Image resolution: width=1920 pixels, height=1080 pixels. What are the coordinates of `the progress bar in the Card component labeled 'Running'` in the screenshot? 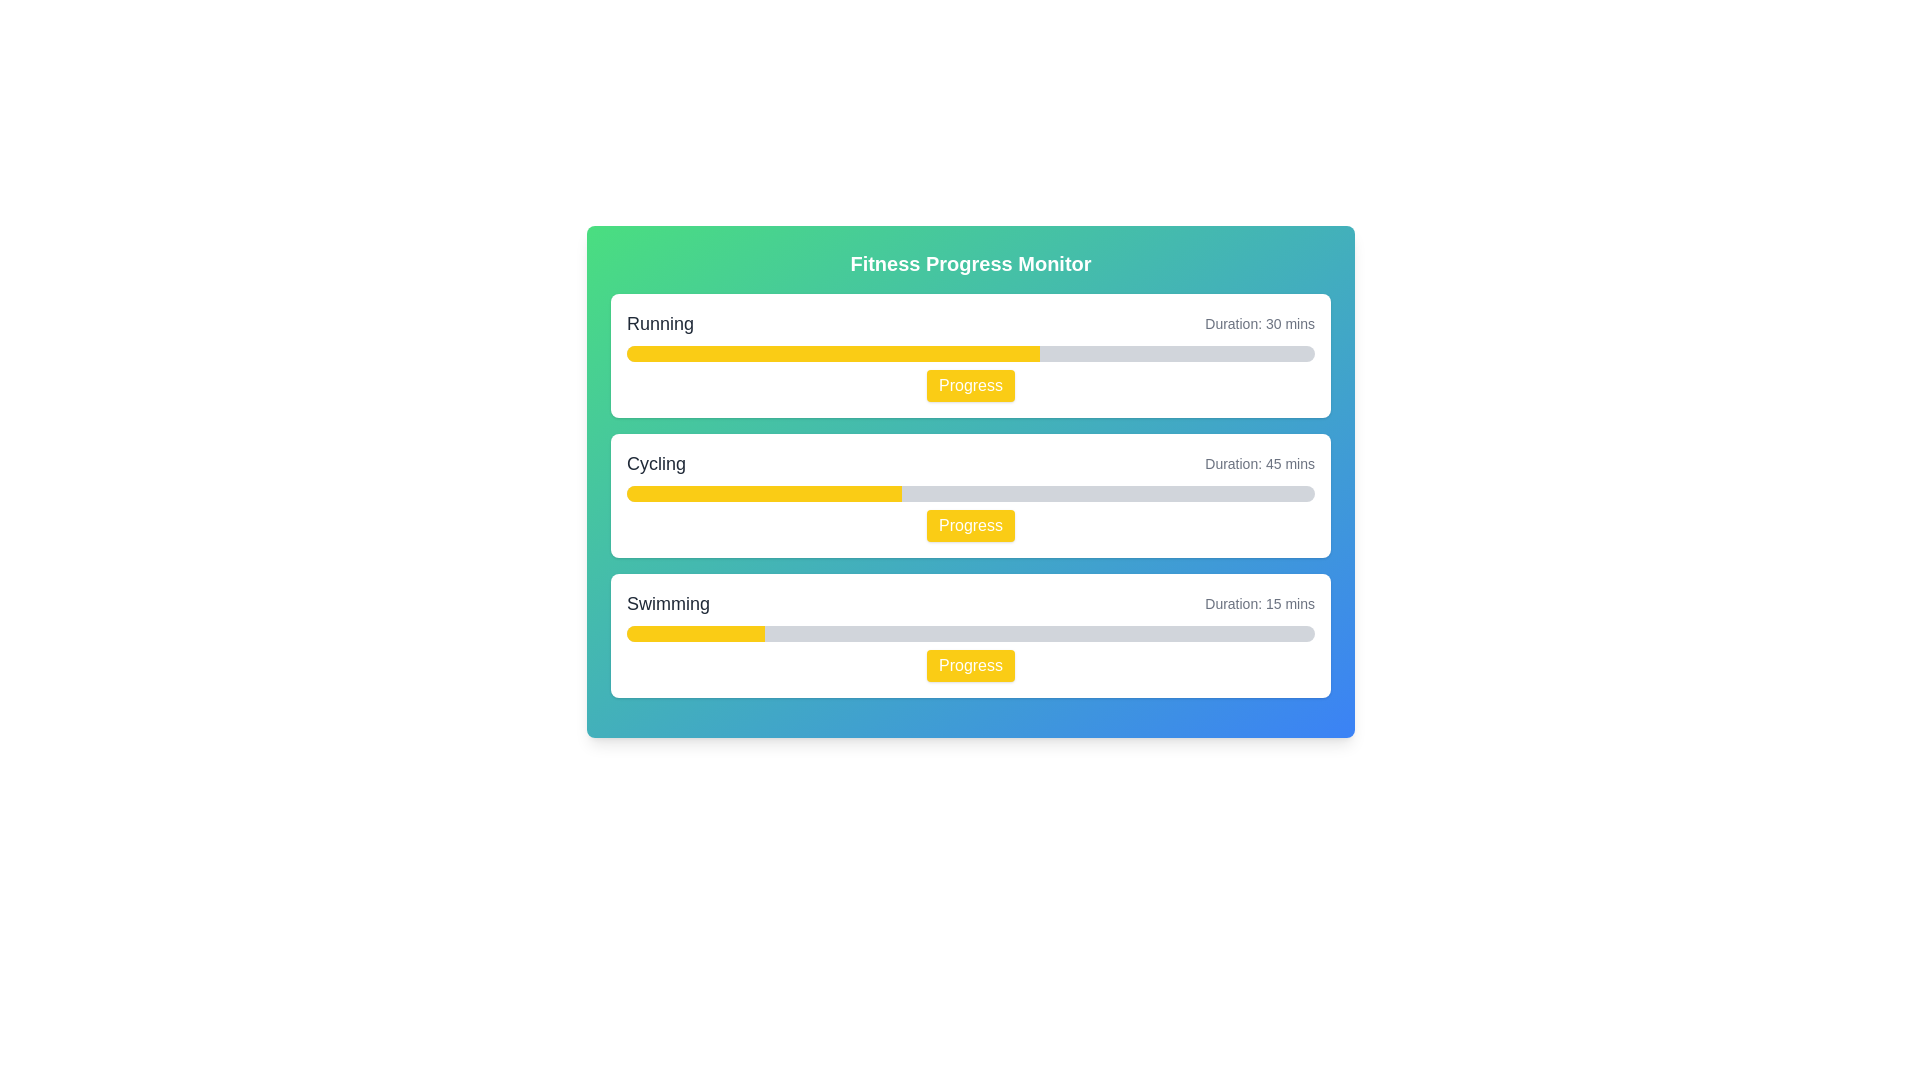 It's located at (970, 354).